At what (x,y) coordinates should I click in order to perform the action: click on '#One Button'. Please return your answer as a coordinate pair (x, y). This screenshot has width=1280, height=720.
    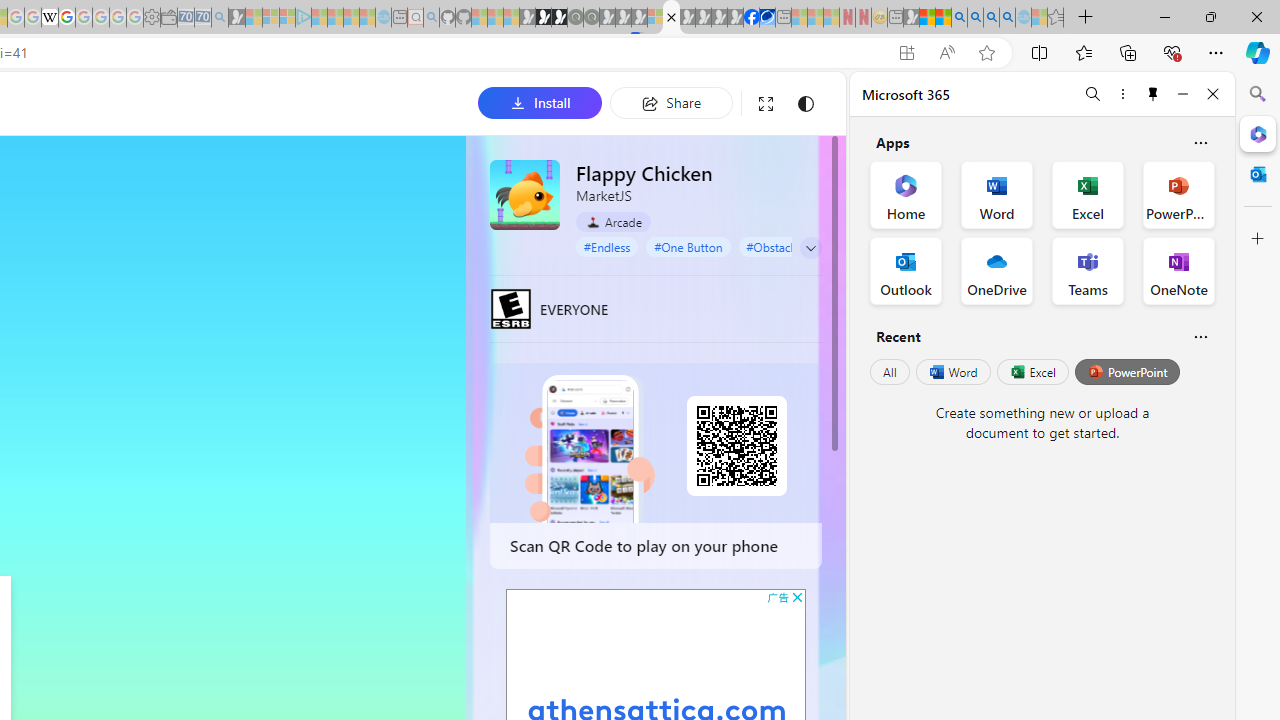
    Looking at the image, I should click on (688, 245).